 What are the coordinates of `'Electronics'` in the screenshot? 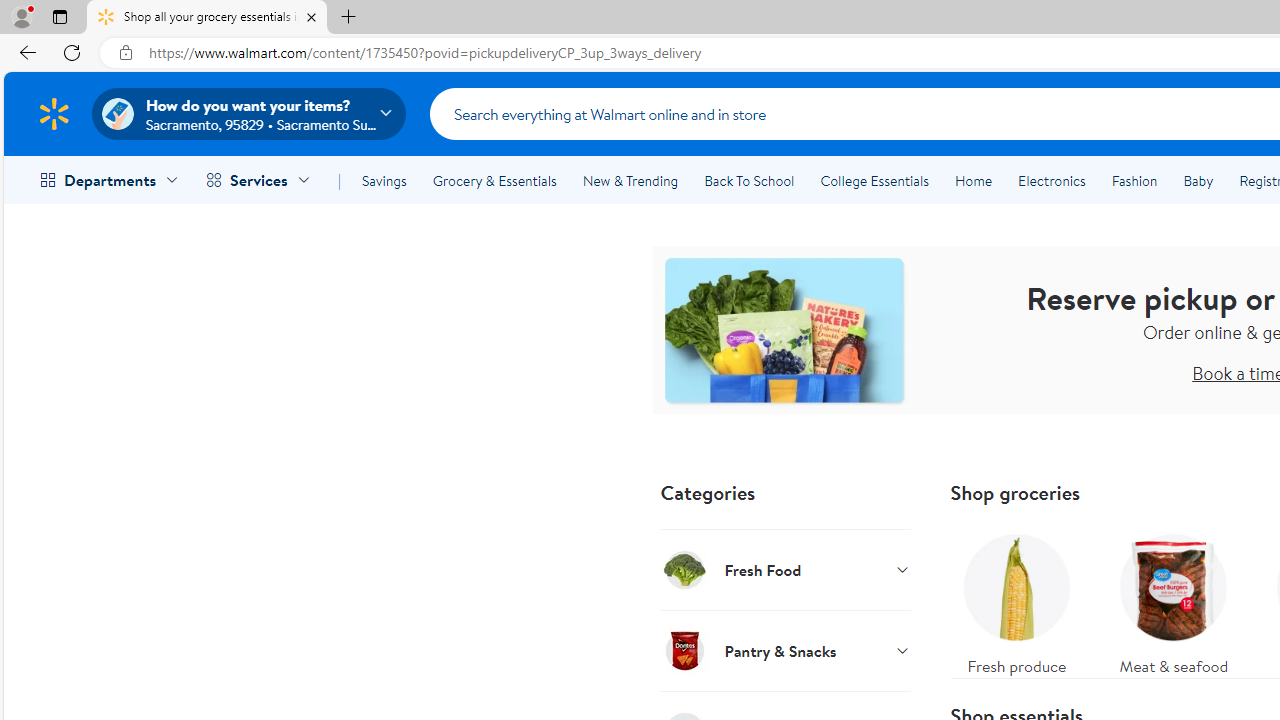 It's located at (1050, 181).